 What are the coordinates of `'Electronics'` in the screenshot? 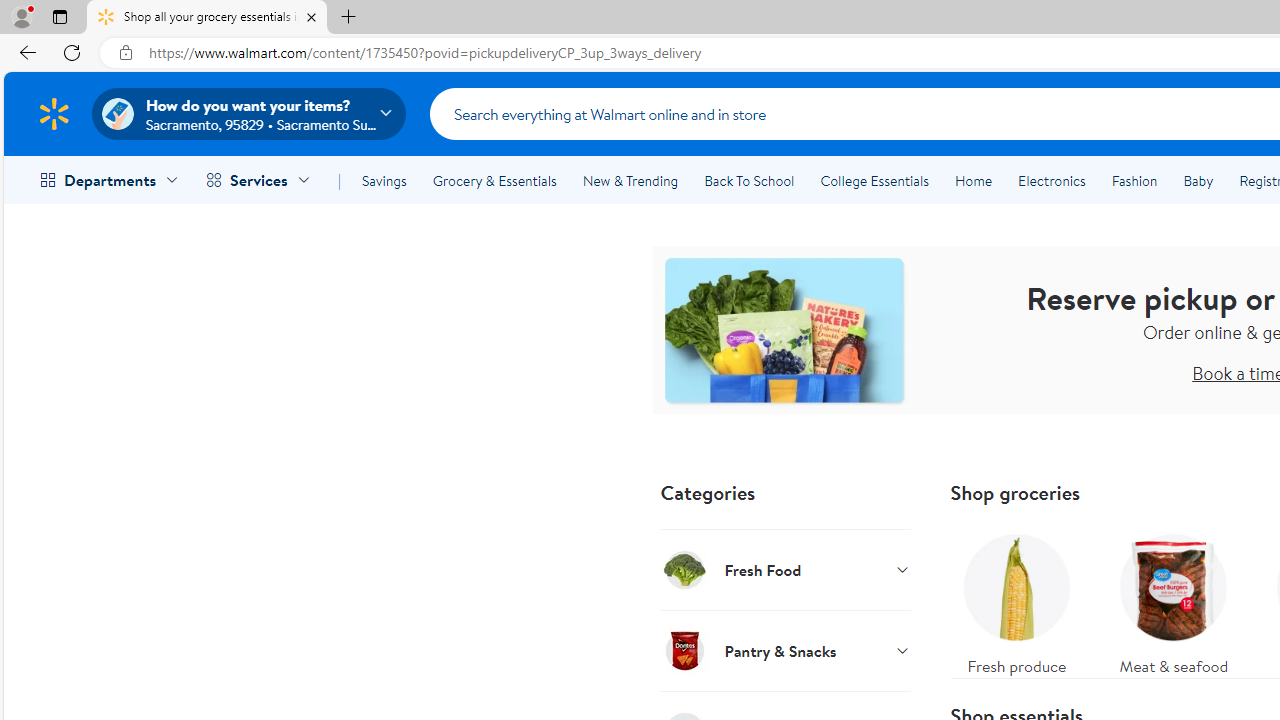 It's located at (1050, 181).